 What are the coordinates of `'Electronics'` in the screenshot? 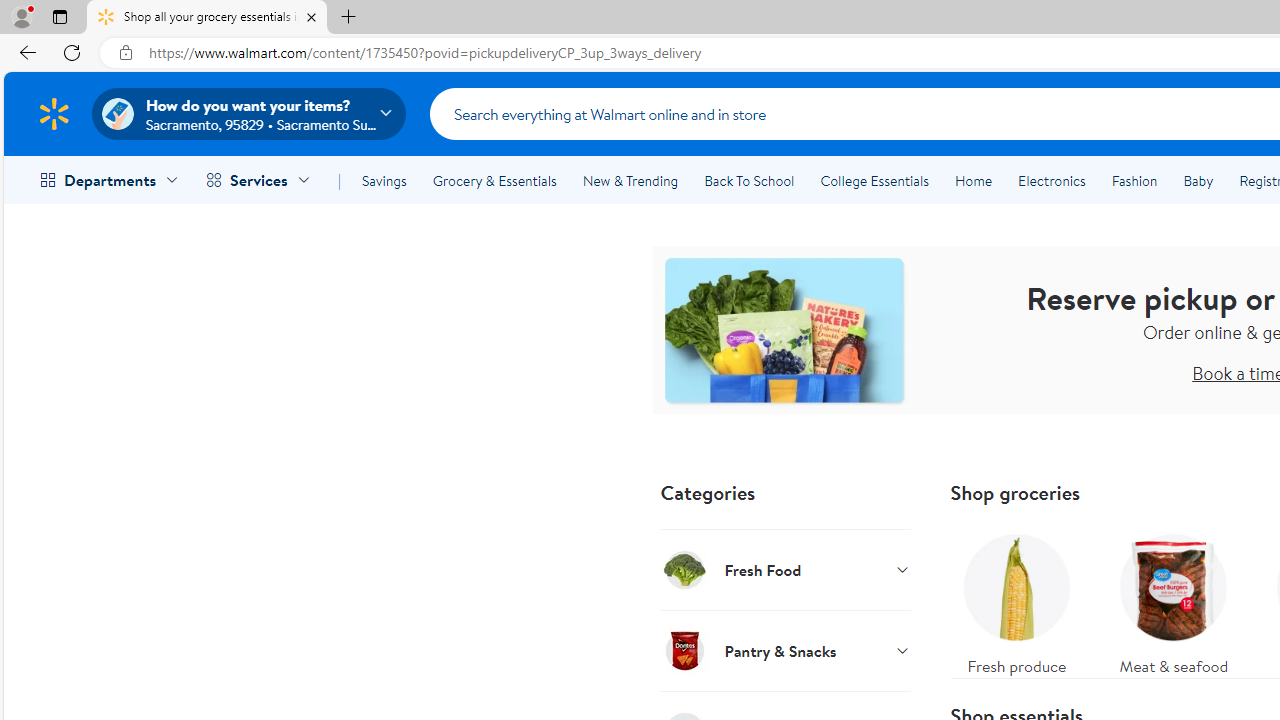 It's located at (1050, 181).